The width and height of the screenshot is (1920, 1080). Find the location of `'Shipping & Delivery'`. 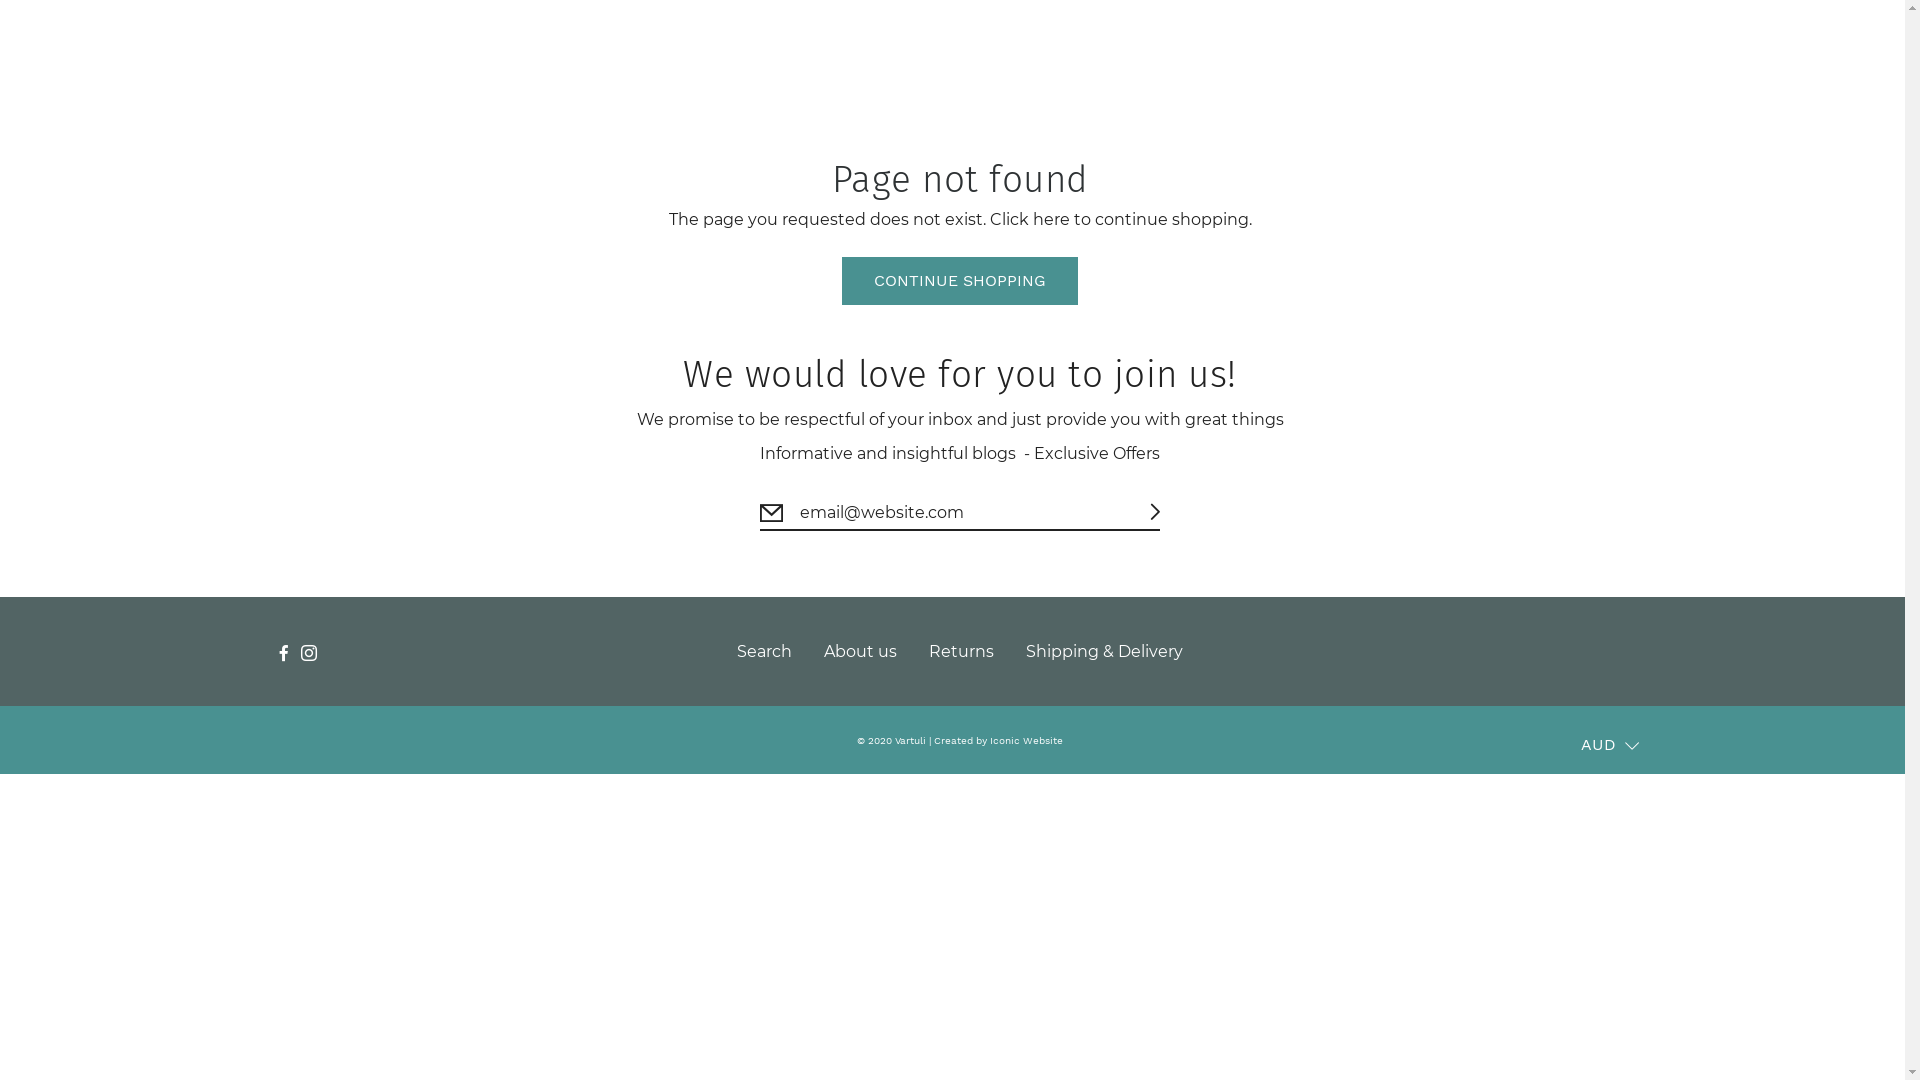

'Shipping & Delivery' is located at coordinates (1103, 651).